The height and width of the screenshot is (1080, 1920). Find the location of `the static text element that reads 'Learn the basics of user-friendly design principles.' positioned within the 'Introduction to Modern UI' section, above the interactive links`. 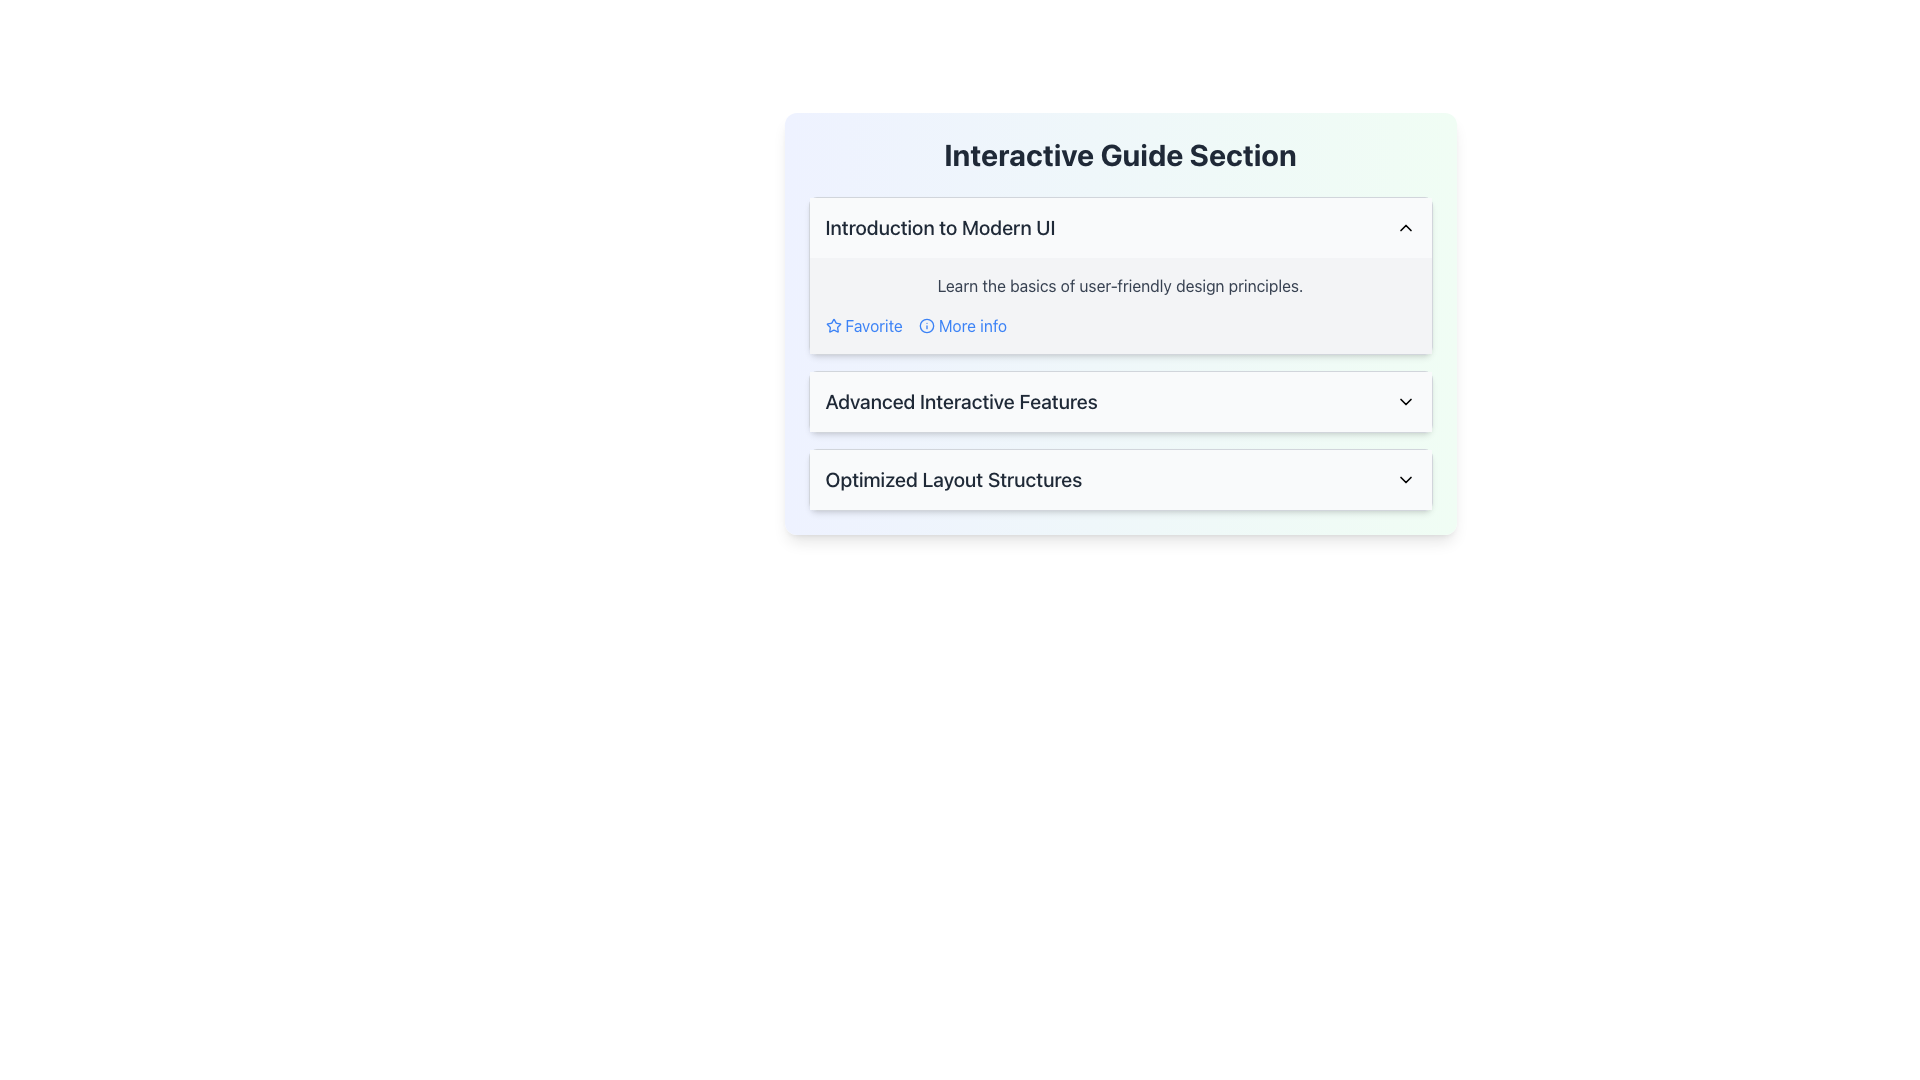

the static text element that reads 'Learn the basics of user-friendly design principles.' positioned within the 'Introduction to Modern UI' section, above the interactive links is located at coordinates (1120, 285).